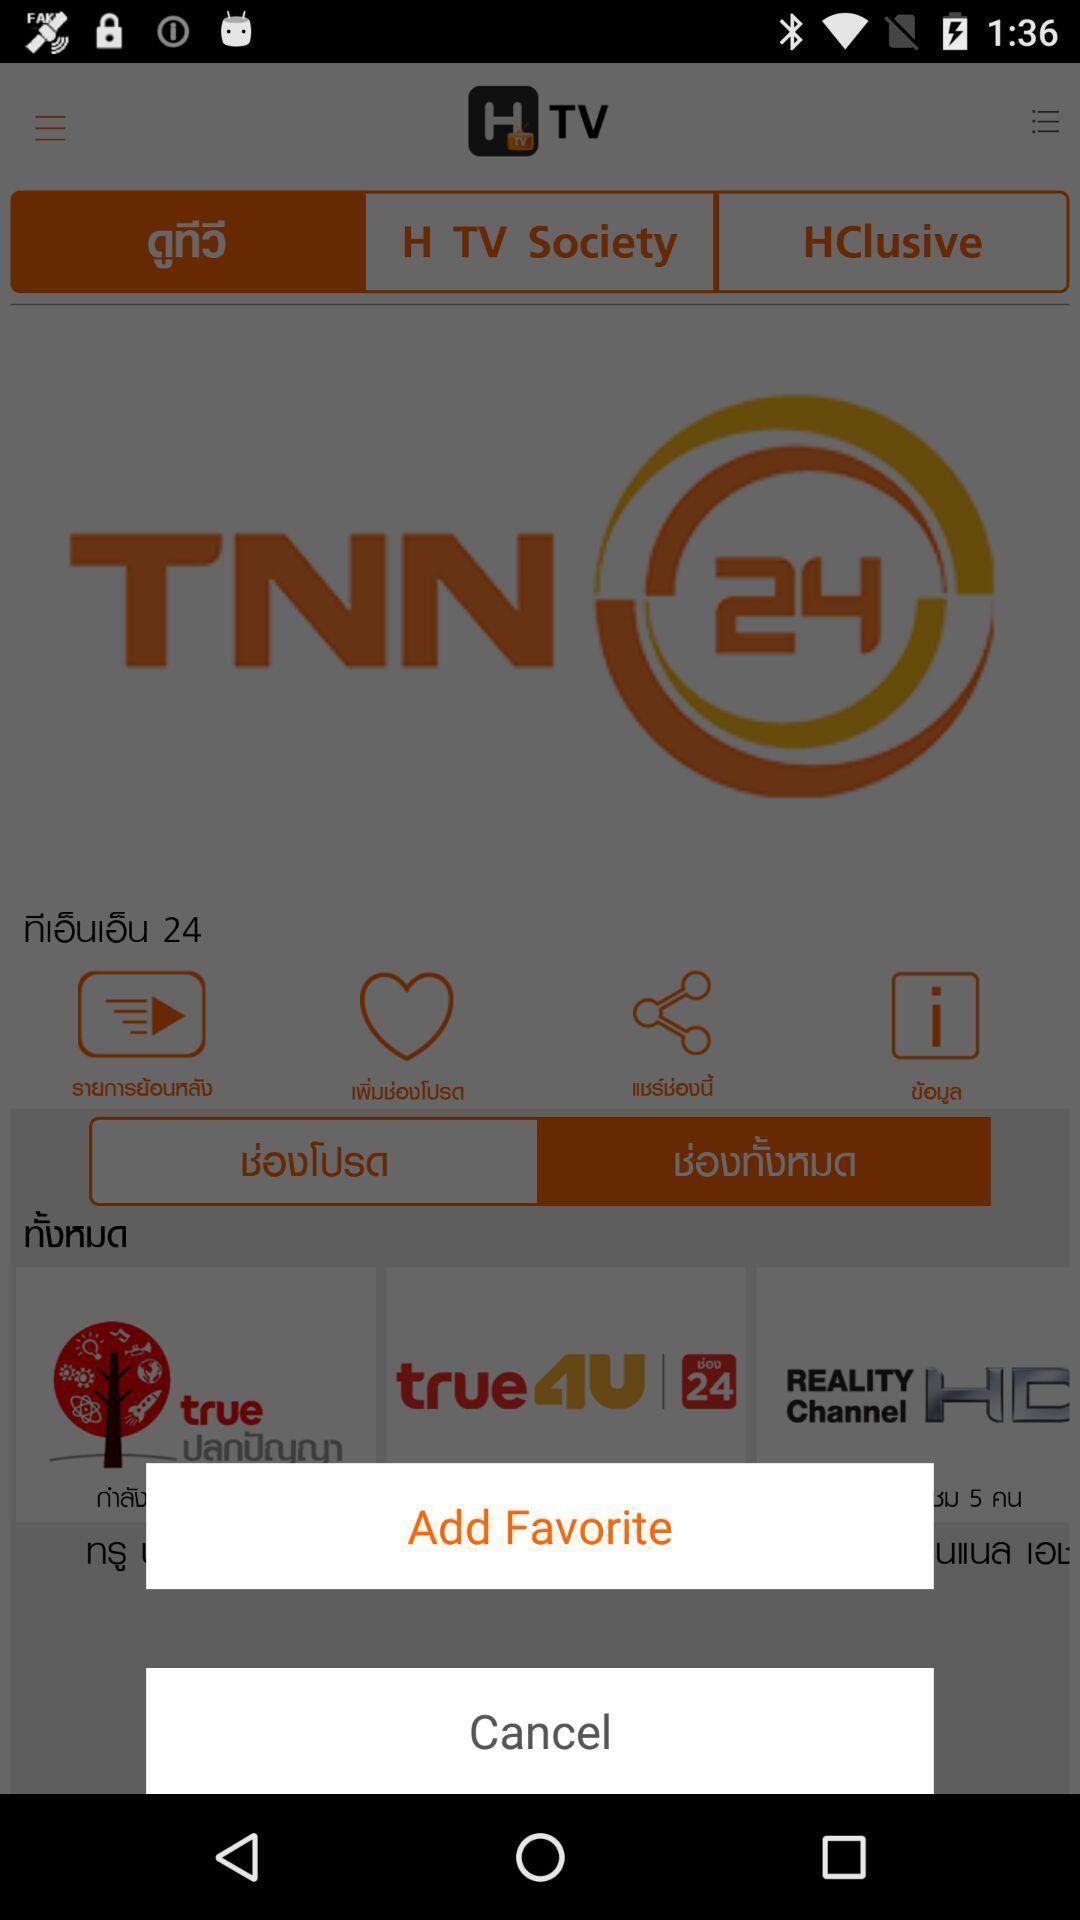  What do you see at coordinates (540, 1525) in the screenshot?
I see `the button above cancel icon` at bounding box center [540, 1525].